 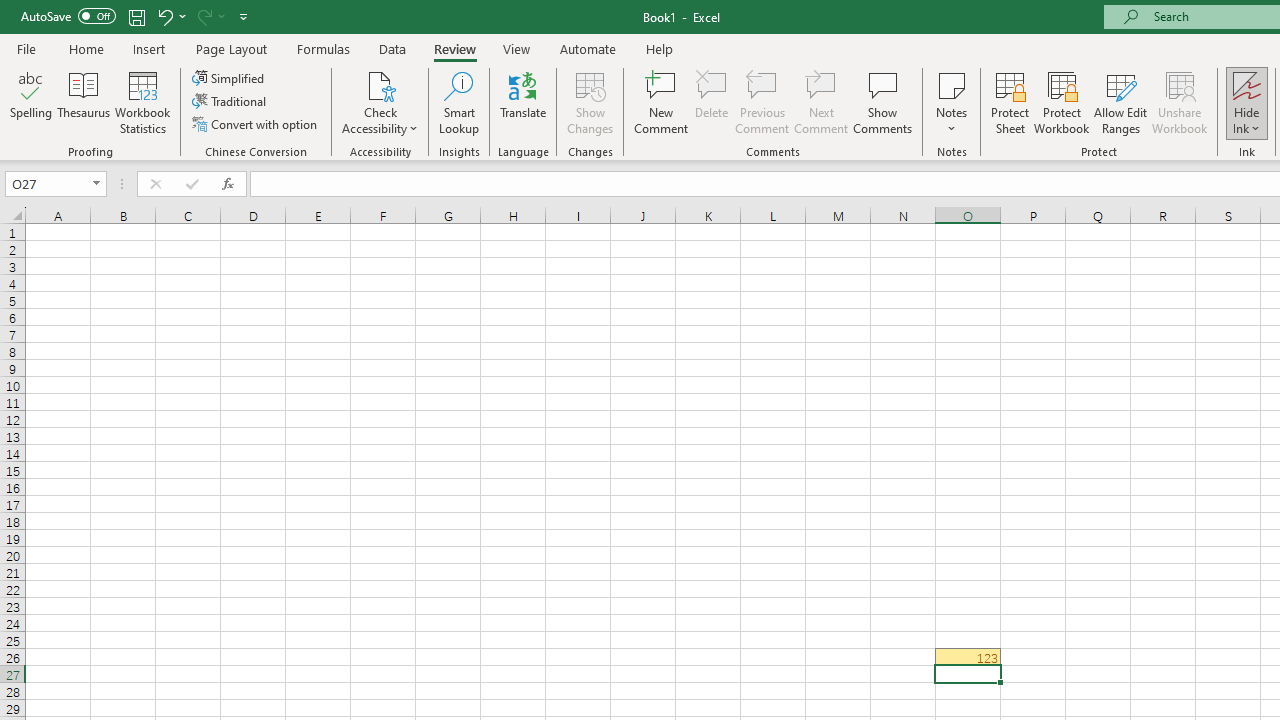 I want to click on 'Convert with option', so click(x=255, y=124).